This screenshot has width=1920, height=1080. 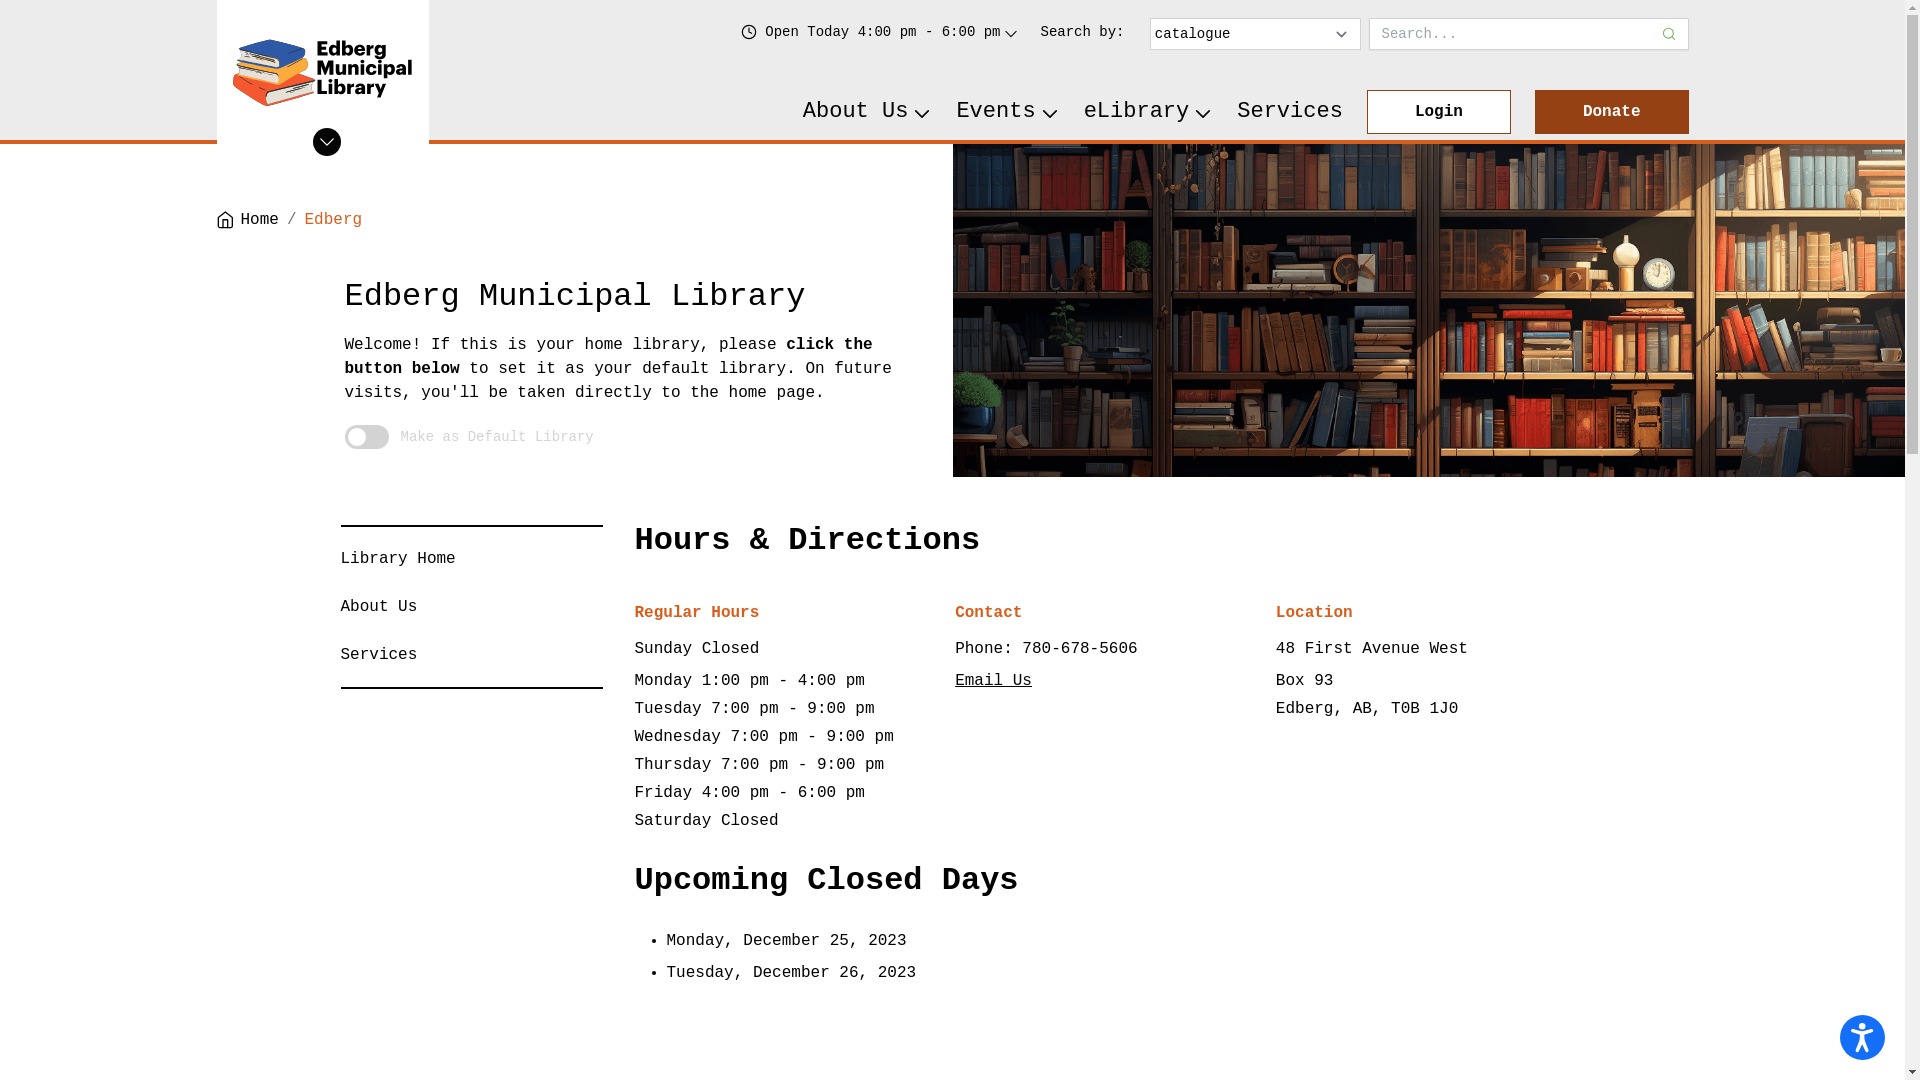 What do you see at coordinates (868, 111) in the screenshot?
I see `'About Us'` at bounding box center [868, 111].